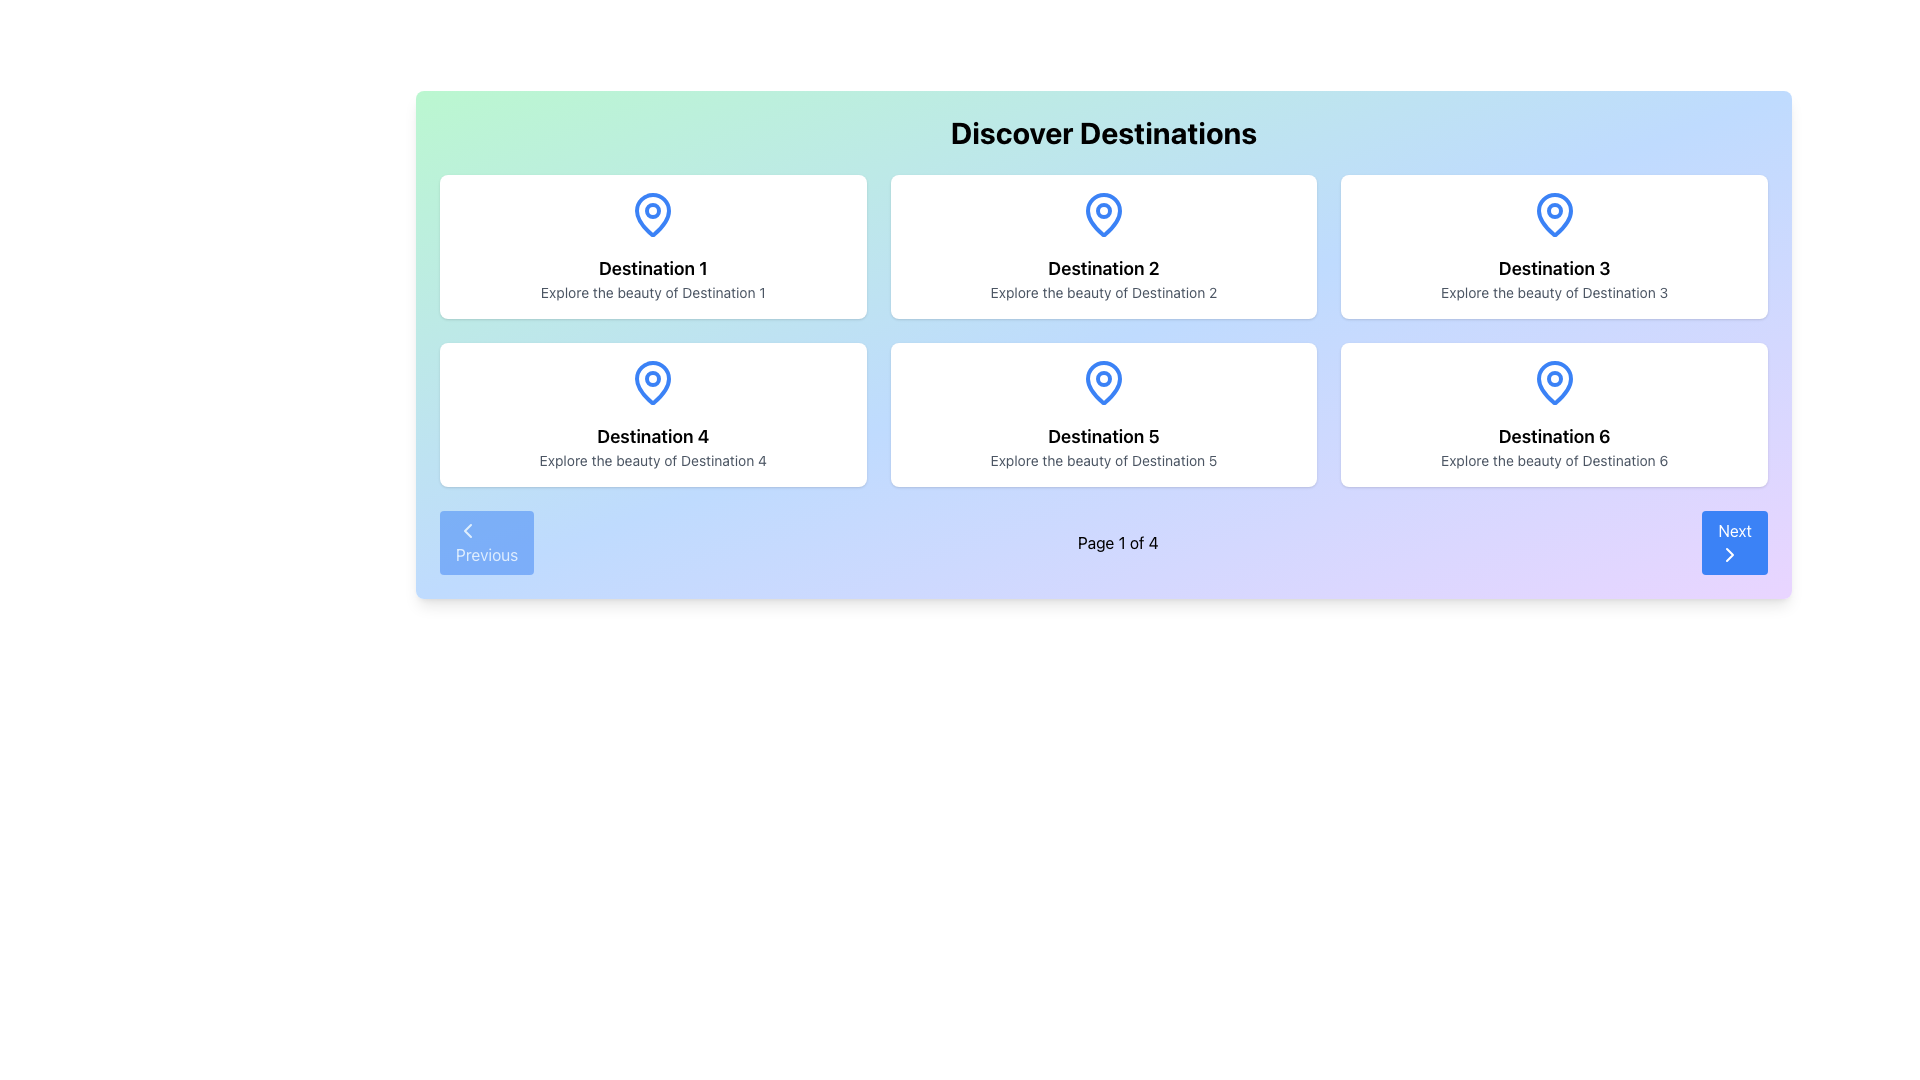  What do you see at coordinates (1553, 382) in the screenshot?
I see `the bottom portion of the blue map pin icon associated with the card labeled 'Destination 6', located in the bottom-right corner of the grid layout` at bounding box center [1553, 382].